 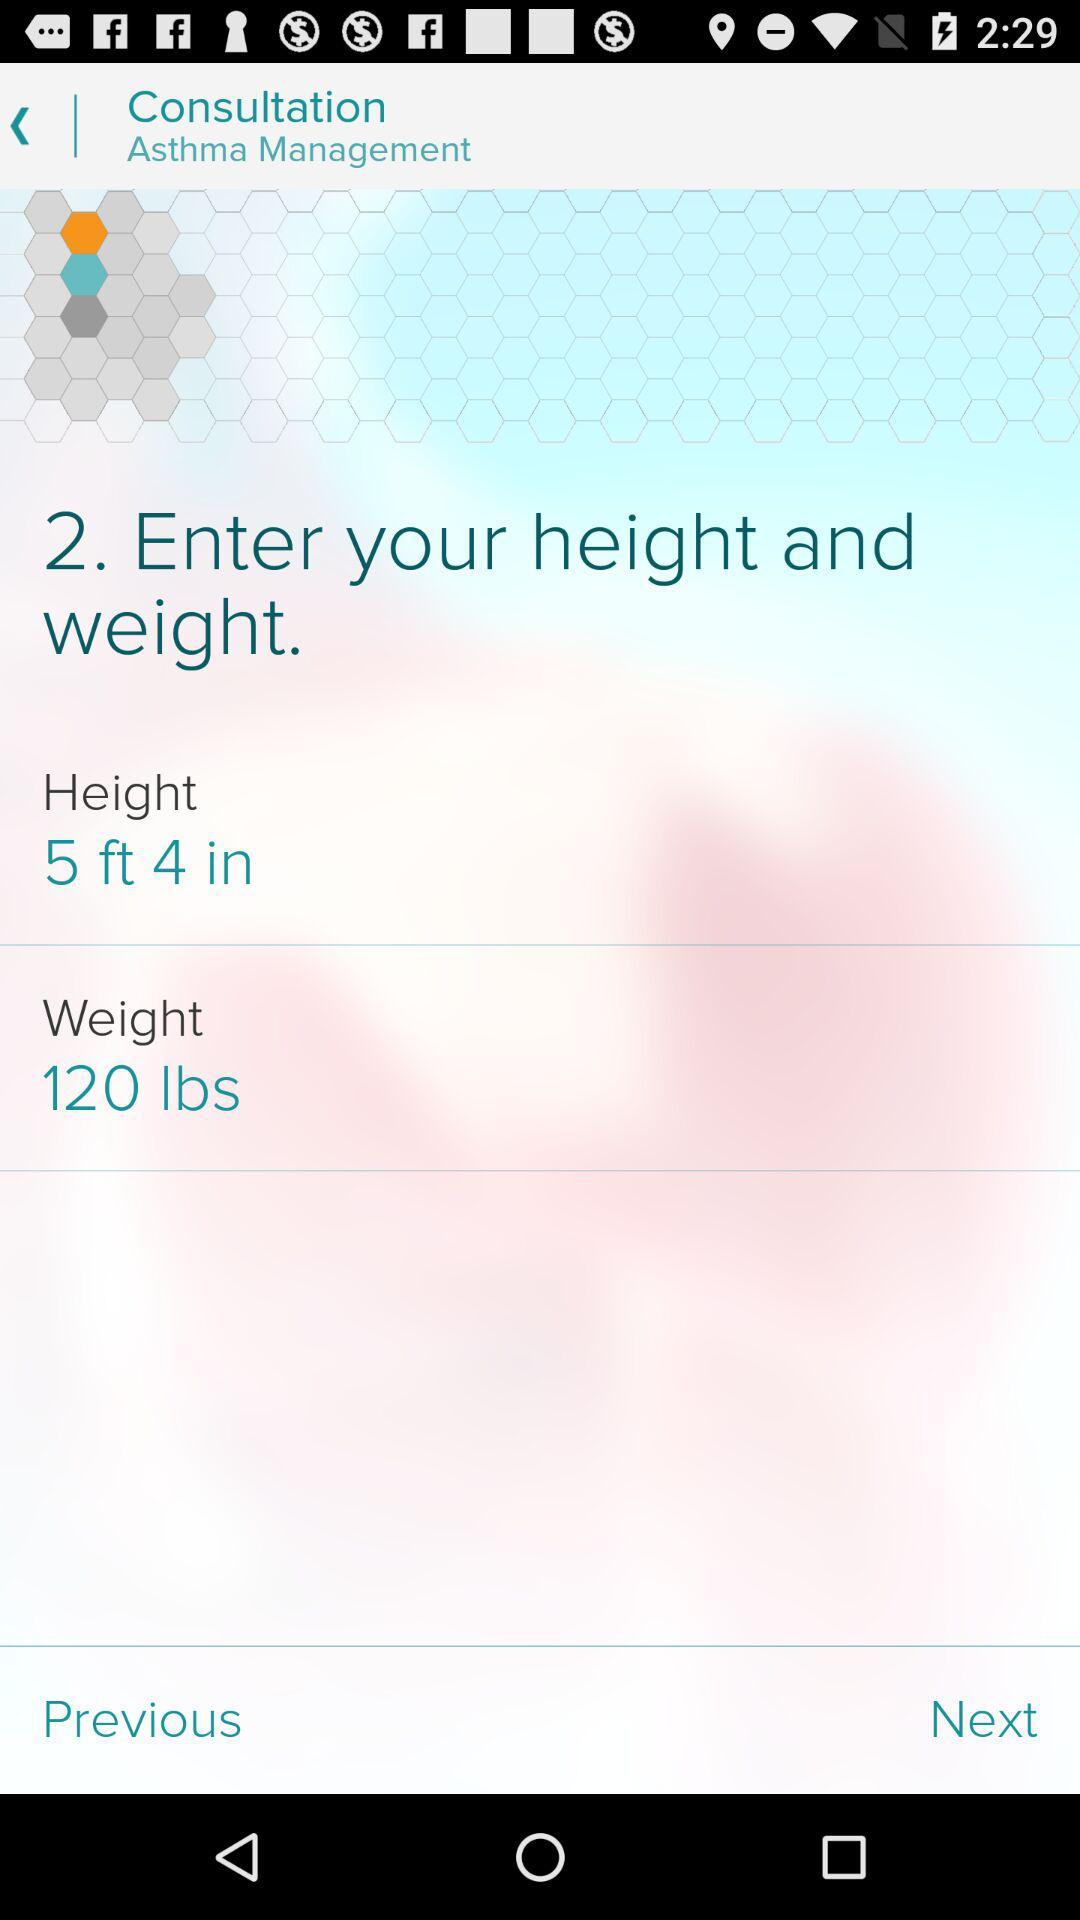 I want to click on the app to the left of the next icon, so click(x=270, y=1719).